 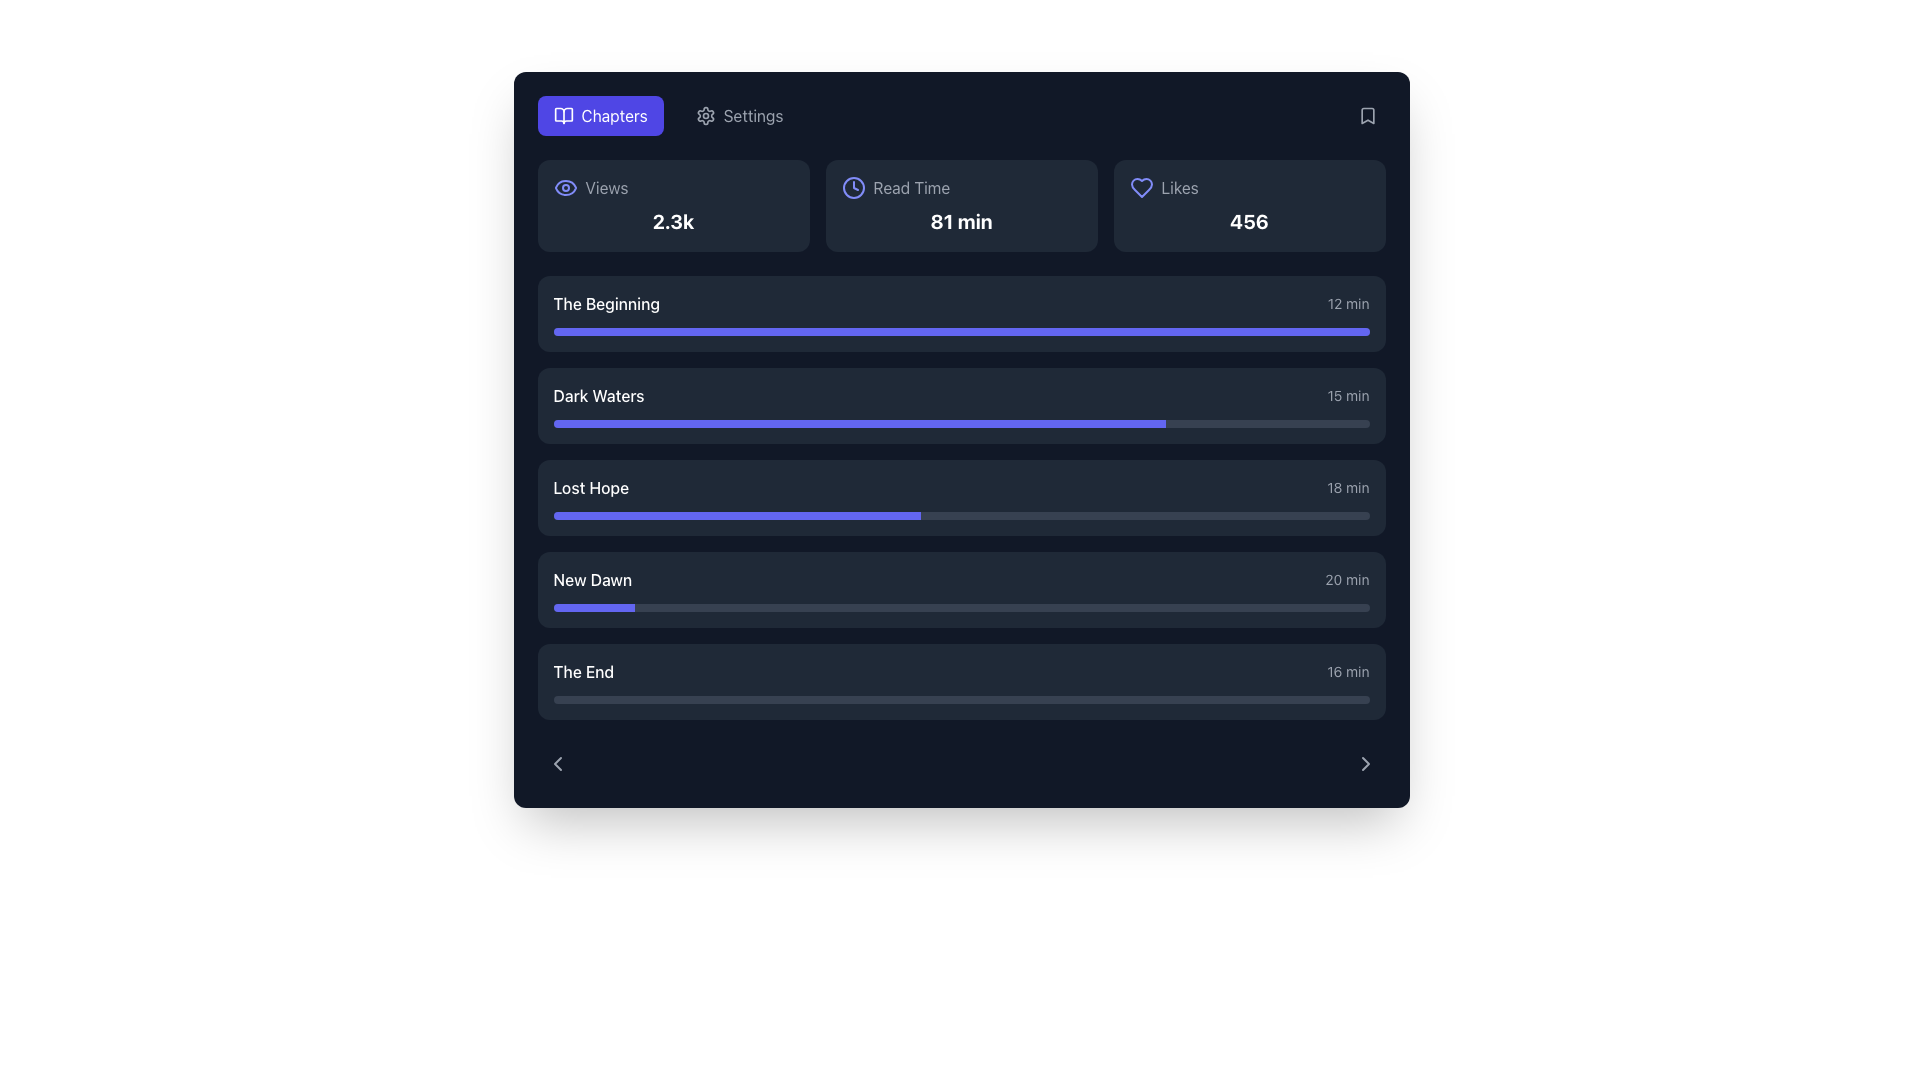 I want to click on the Text Label displaying the 'Views' metric (2.3k) located under the 'Views' label in the metrics section, so click(x=673, y=222).